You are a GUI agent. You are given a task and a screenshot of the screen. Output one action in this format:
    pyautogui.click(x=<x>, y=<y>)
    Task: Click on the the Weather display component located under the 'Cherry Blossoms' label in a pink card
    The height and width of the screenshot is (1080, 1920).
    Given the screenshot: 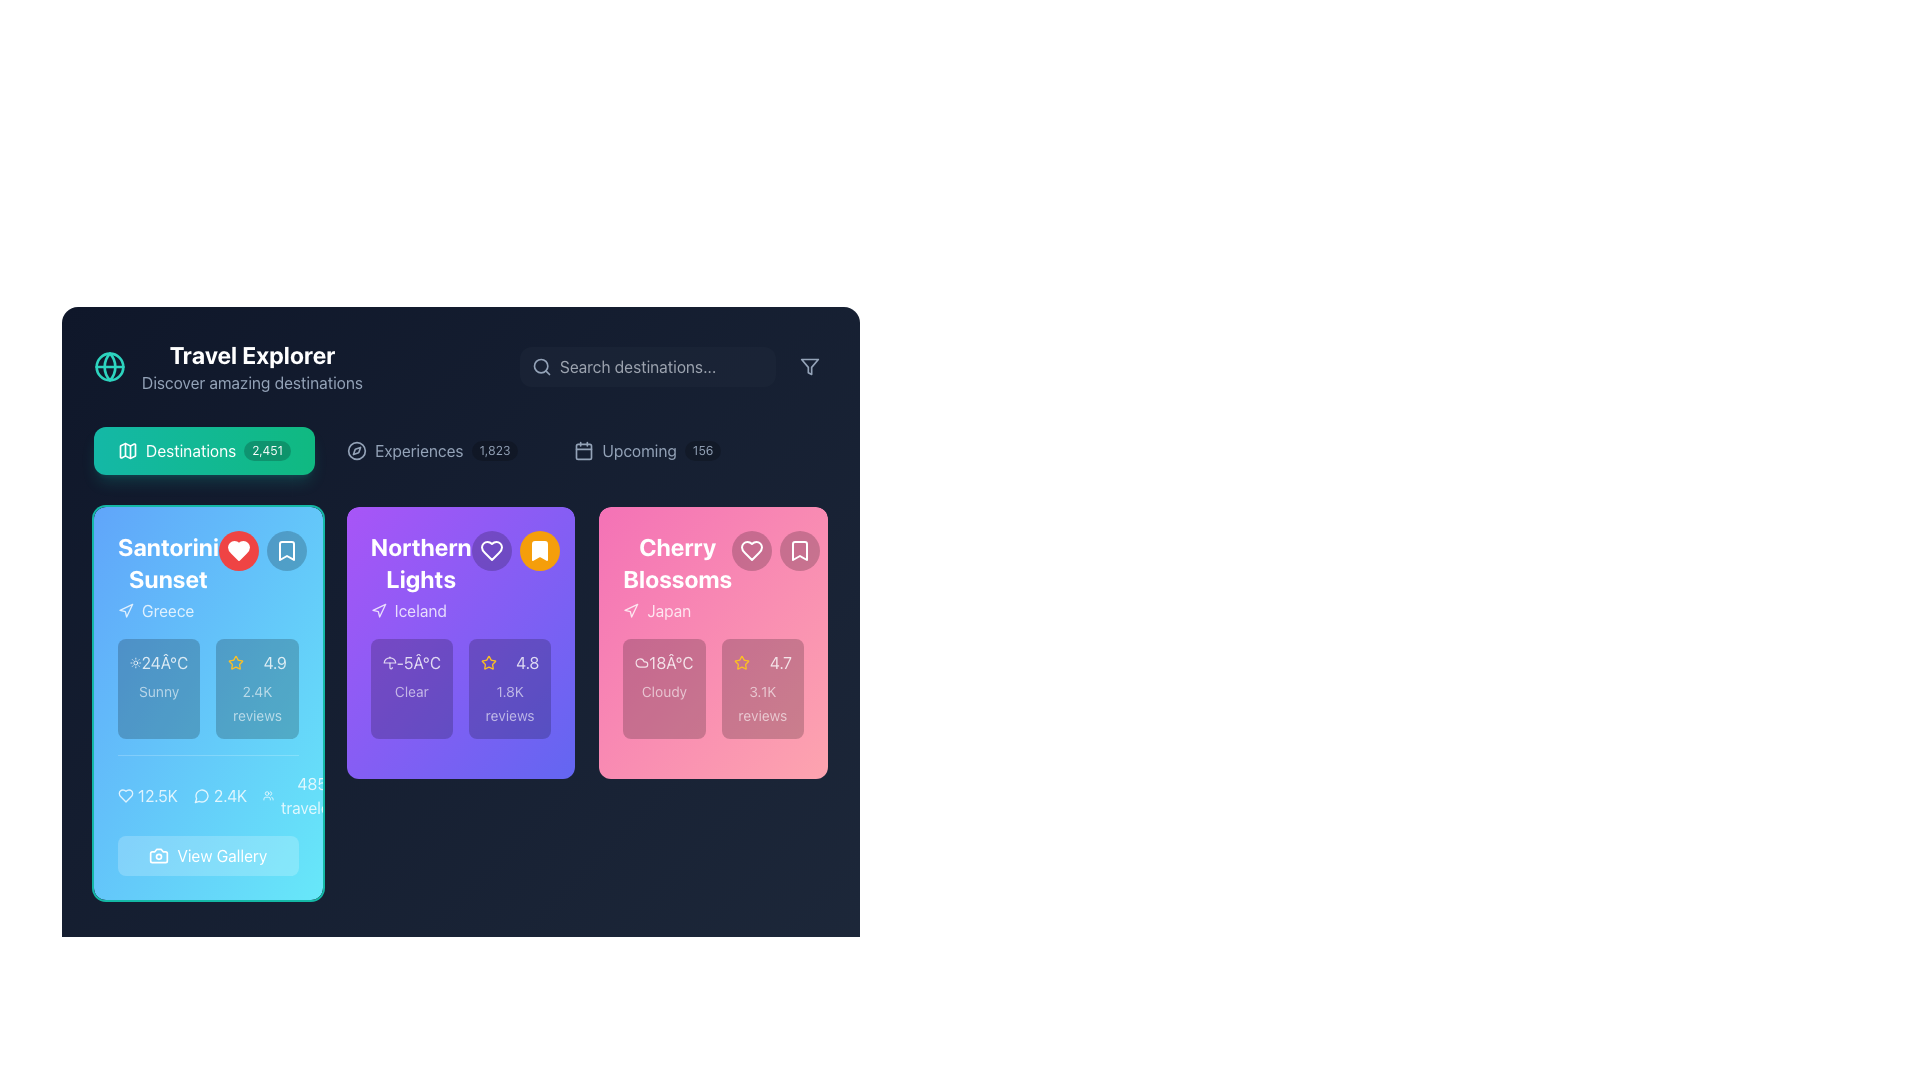 What is the action you would take?
    pyautogui.click(x=663, y=688)
    